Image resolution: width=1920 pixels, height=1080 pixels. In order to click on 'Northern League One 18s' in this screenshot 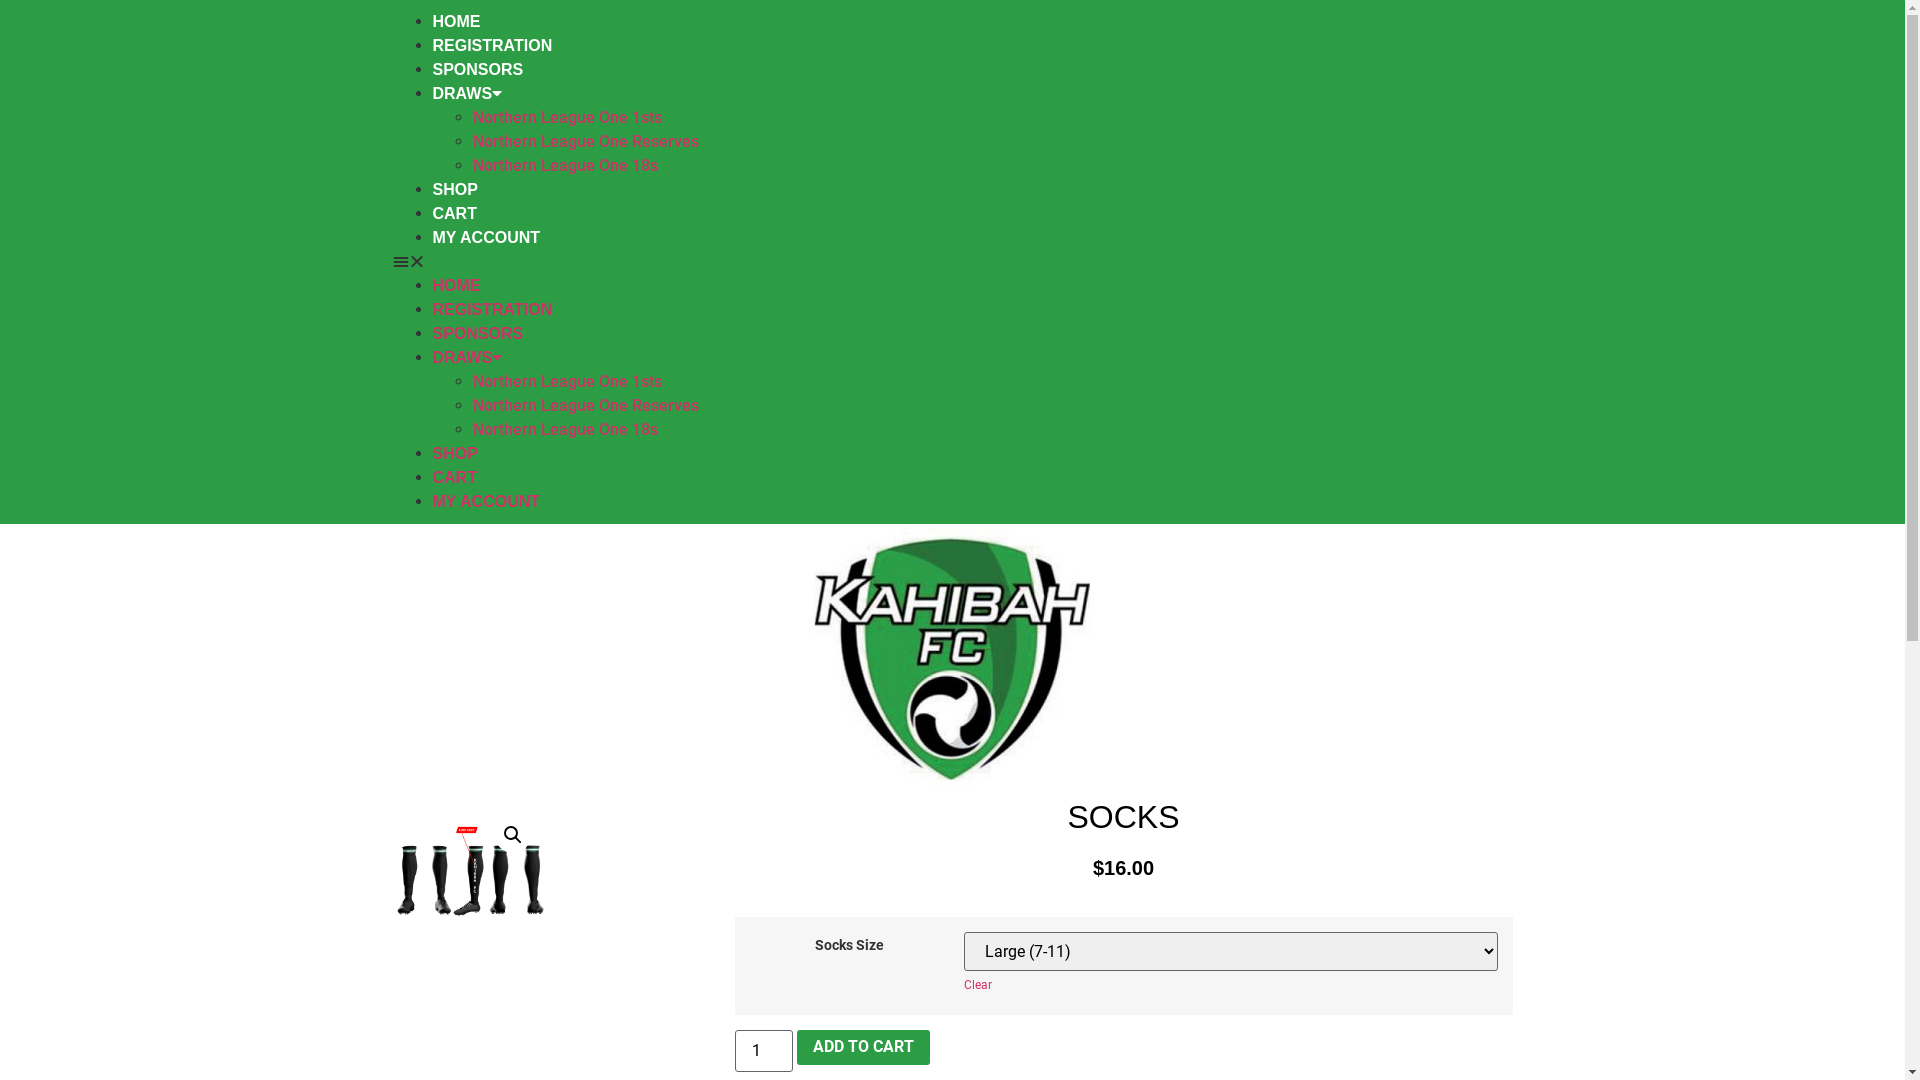, I will do `click(563, 164)`.